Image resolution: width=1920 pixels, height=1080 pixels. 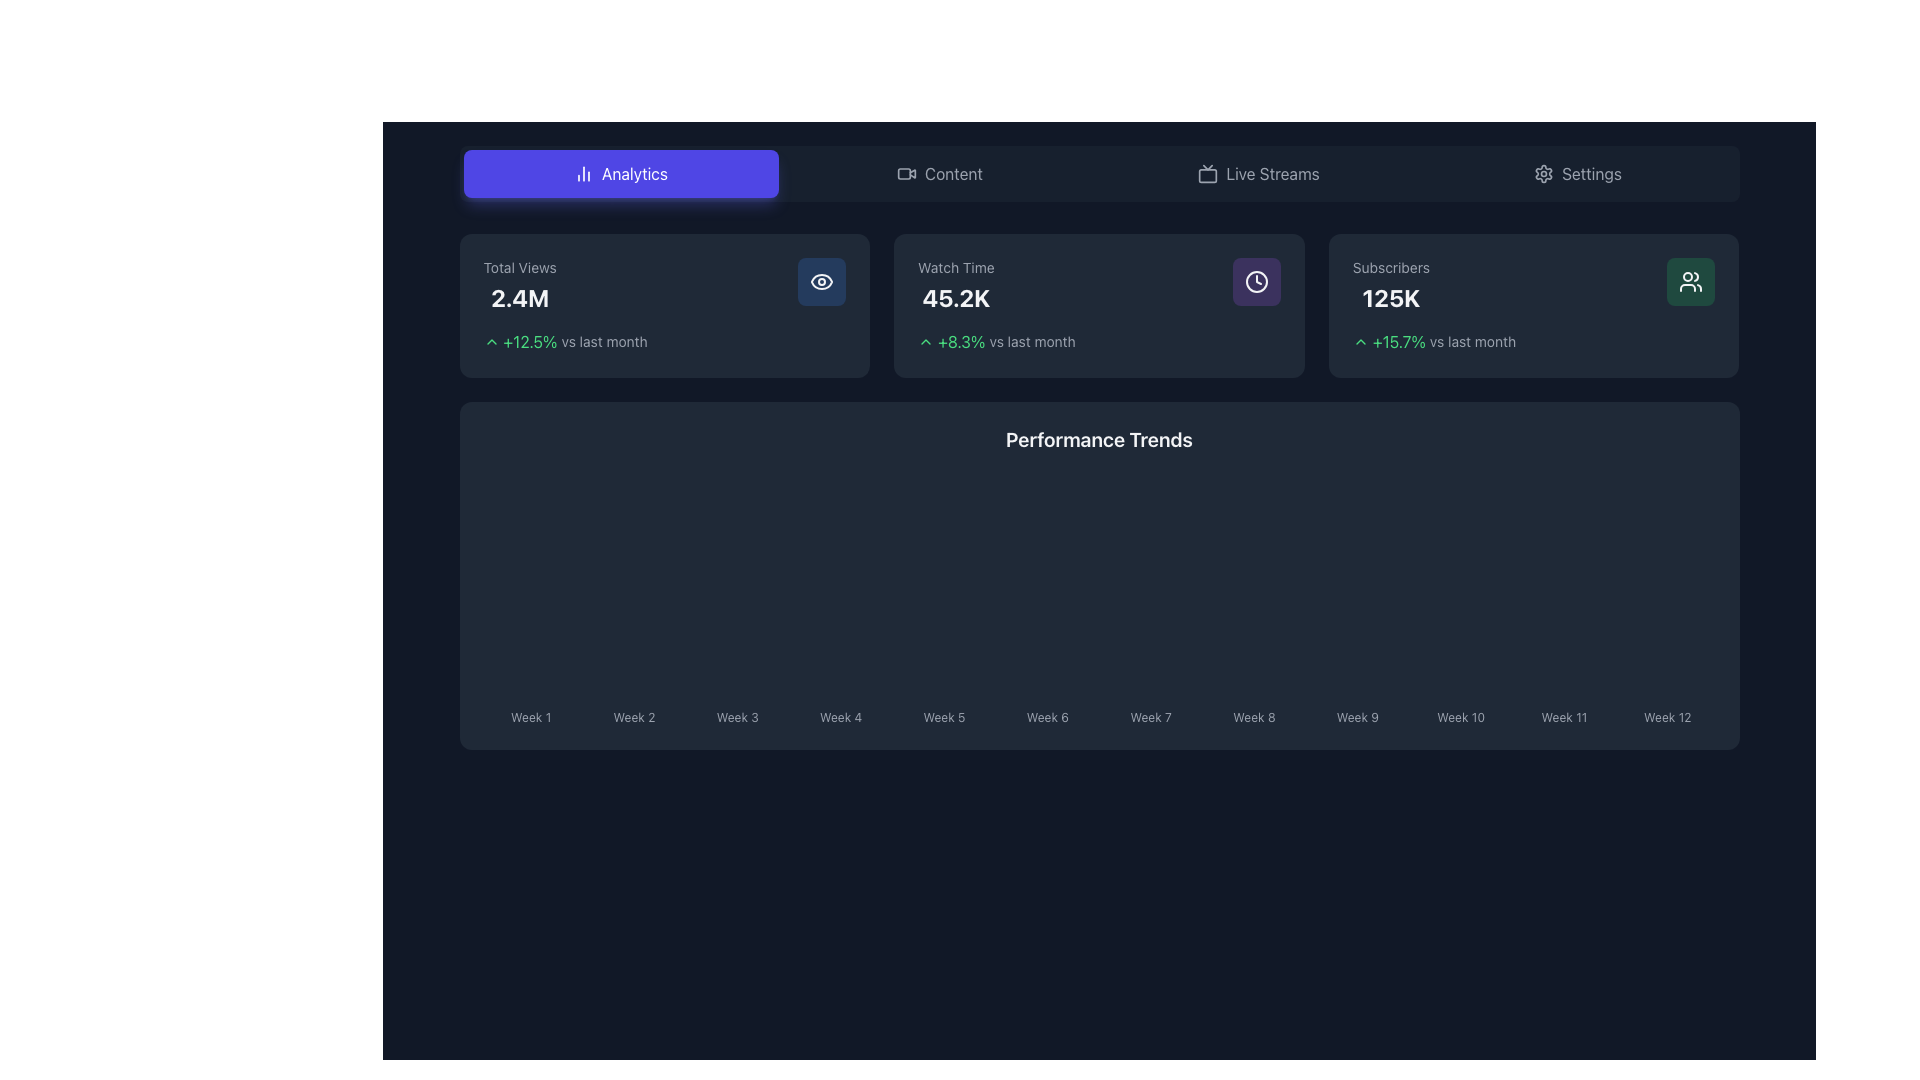 What do you see at coordinates (633, 716) in the screenshot?
I see `text label 'Week 2', which is the second entry in a horizontally aligned list of week labels located at the bottom of the performance trends section` at bounding box center [633, 716].